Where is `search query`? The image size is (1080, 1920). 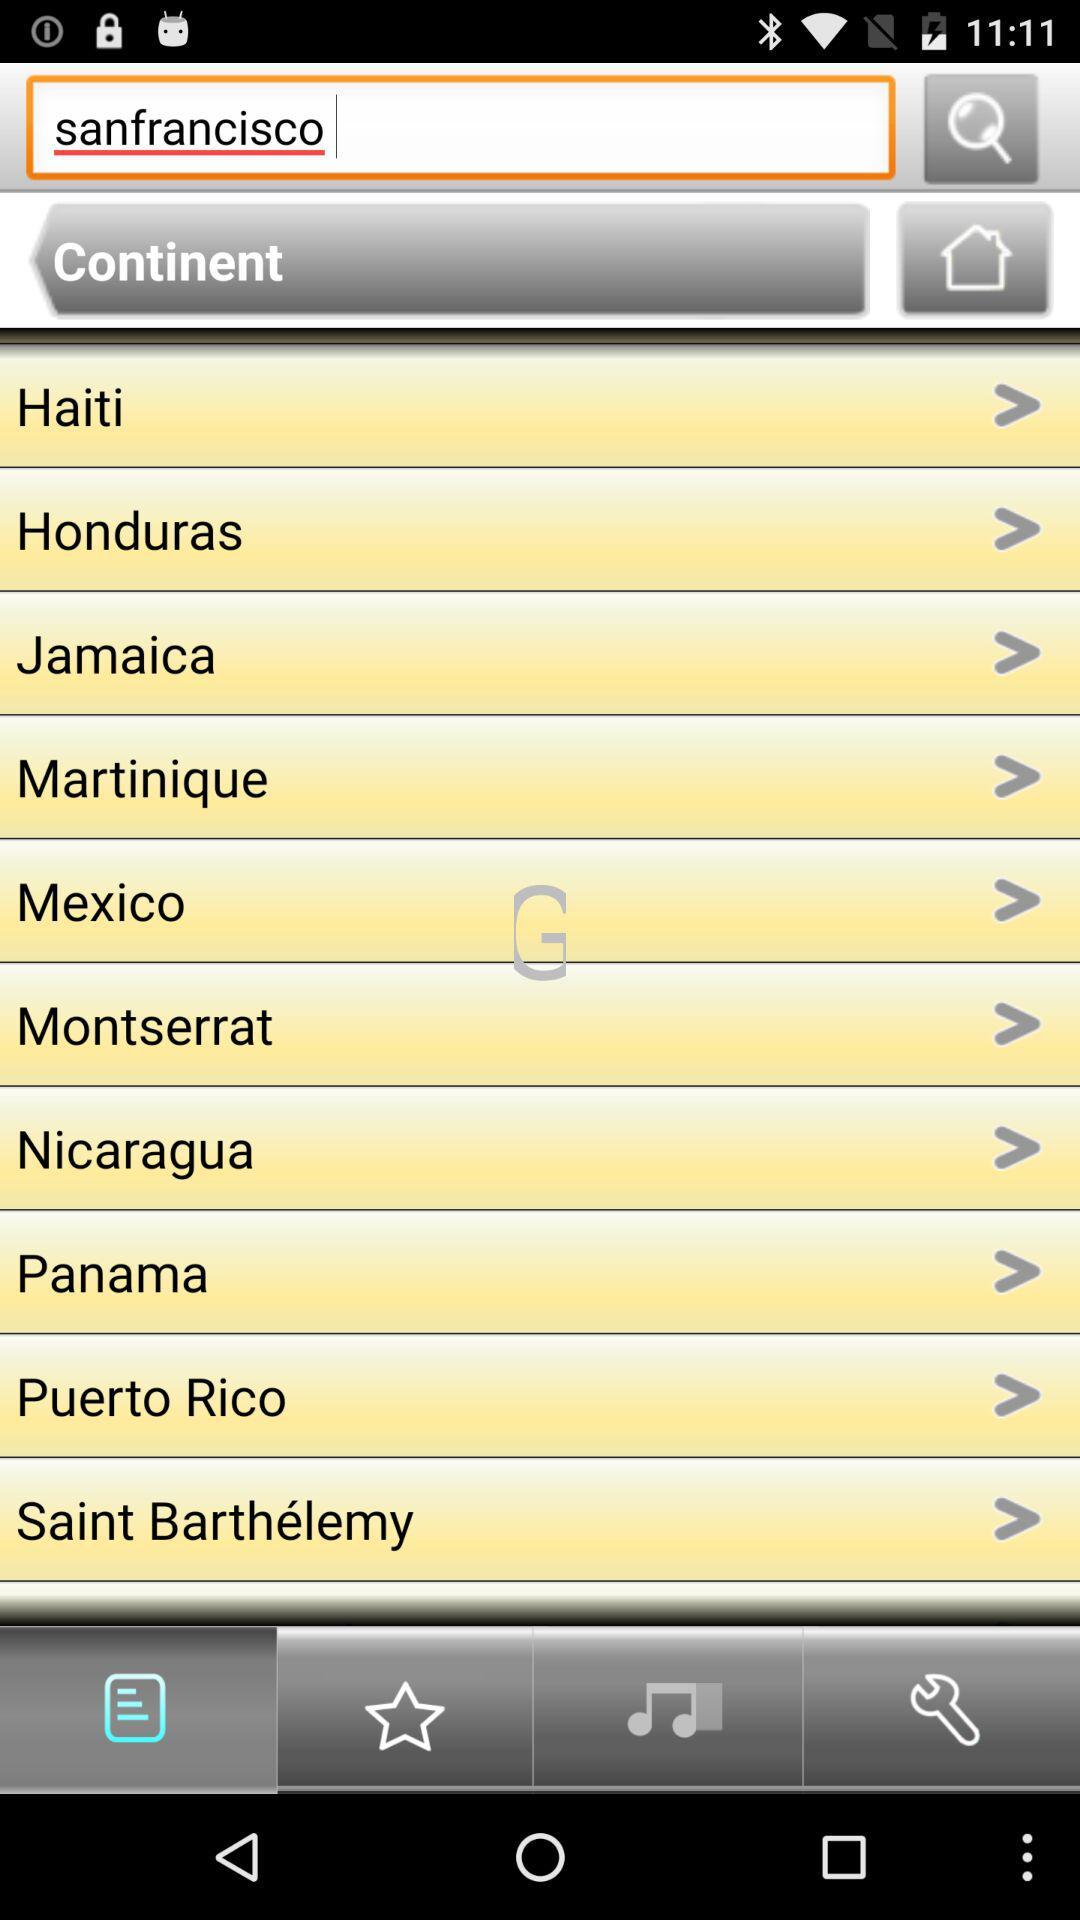 search query is located at coordinates (979, 126).